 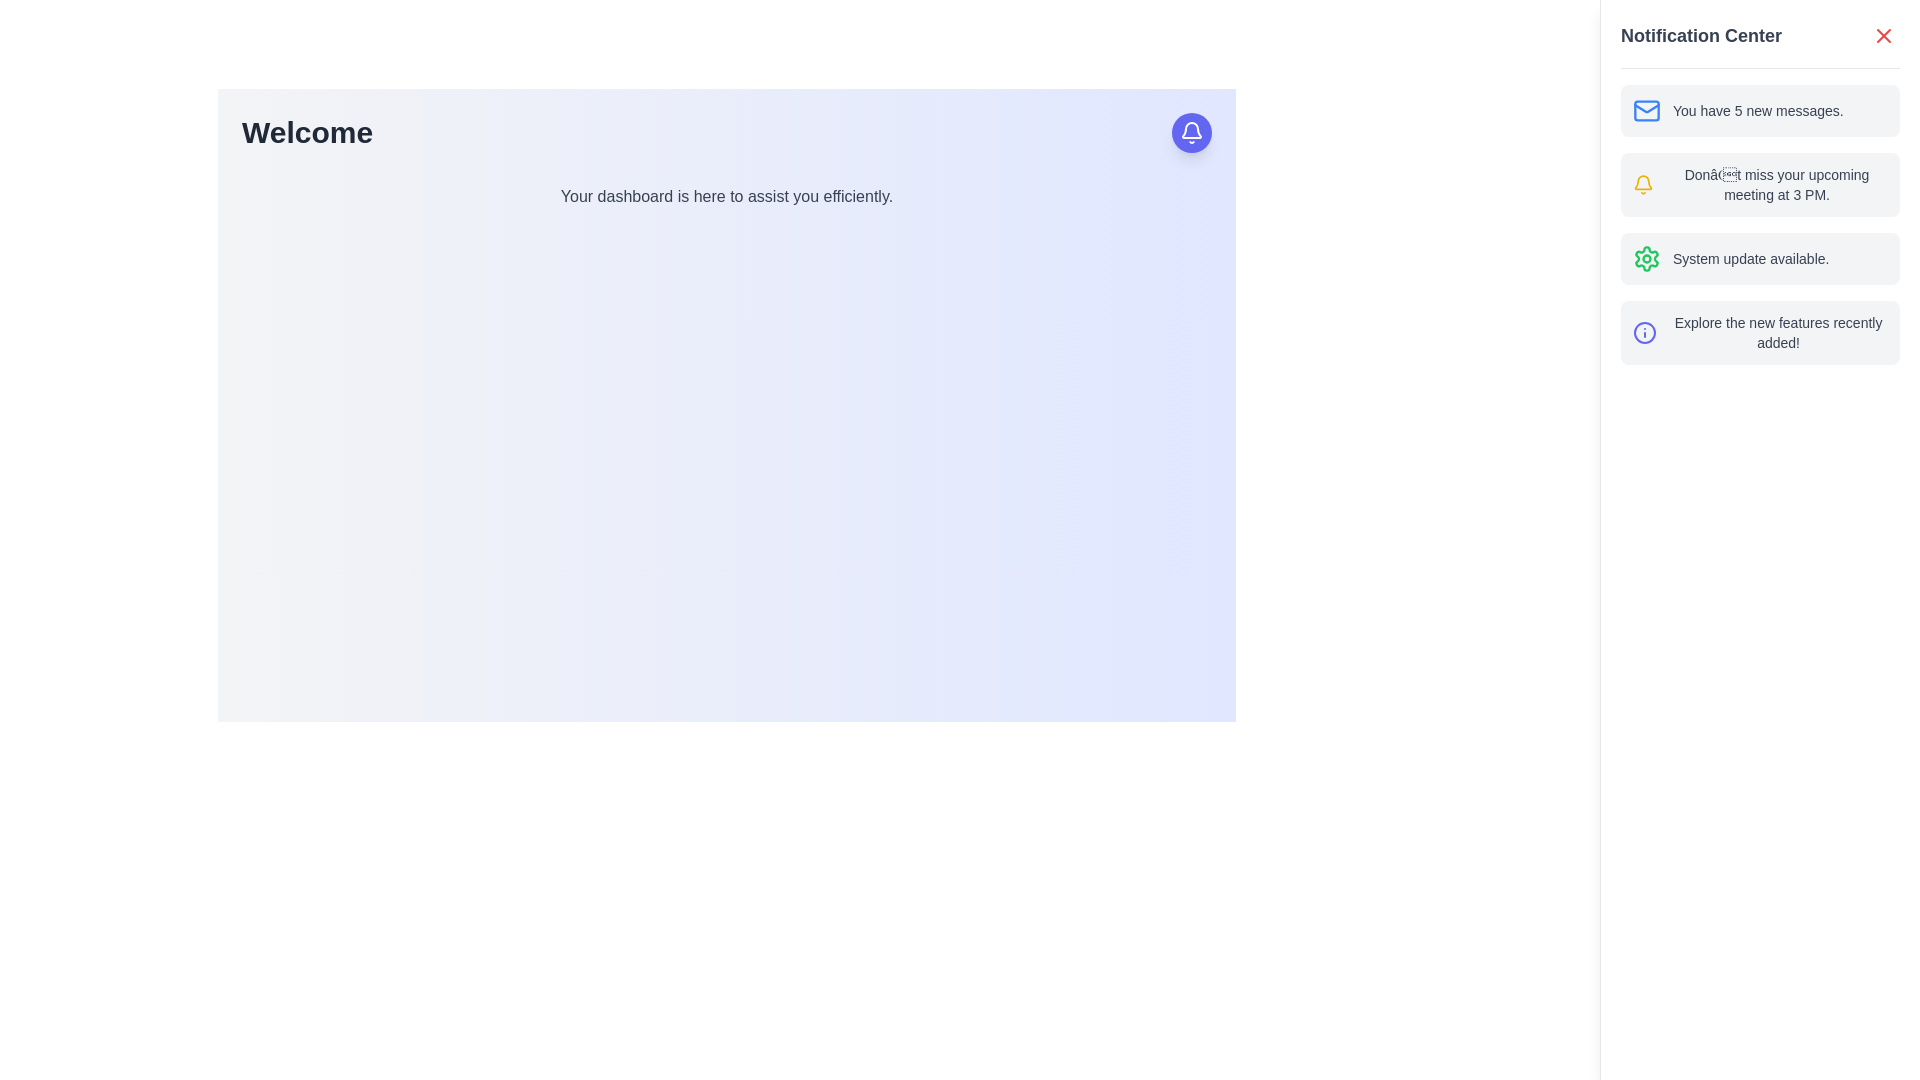 What do you see at coordinates (1750, 257) in the screenshot?
I see `text displayed in the label saying 'System update available.' located in the third item of the notification list in the Notification Center panel` at bounding box center [1750, 257].